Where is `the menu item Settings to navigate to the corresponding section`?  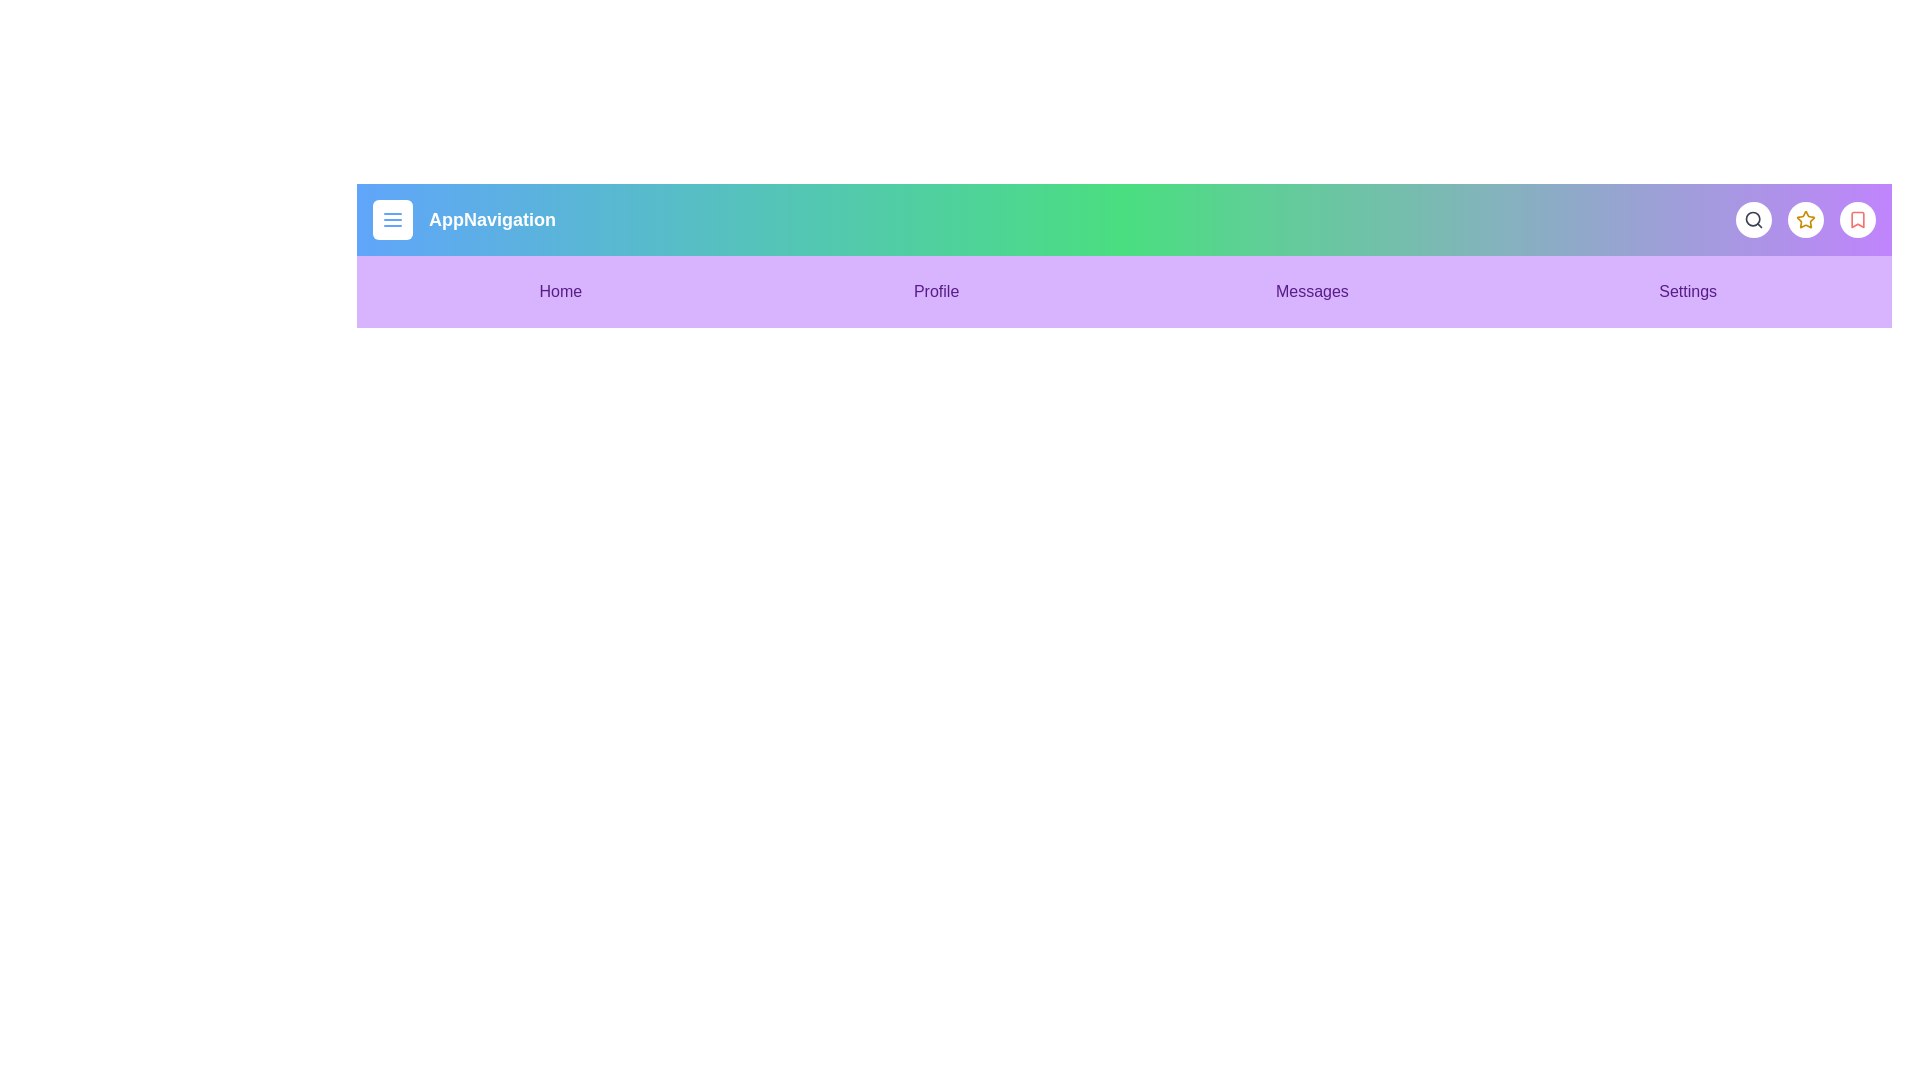
the menu item Settings to navigate to the corresponding section is located at coordinates (1687, 292).